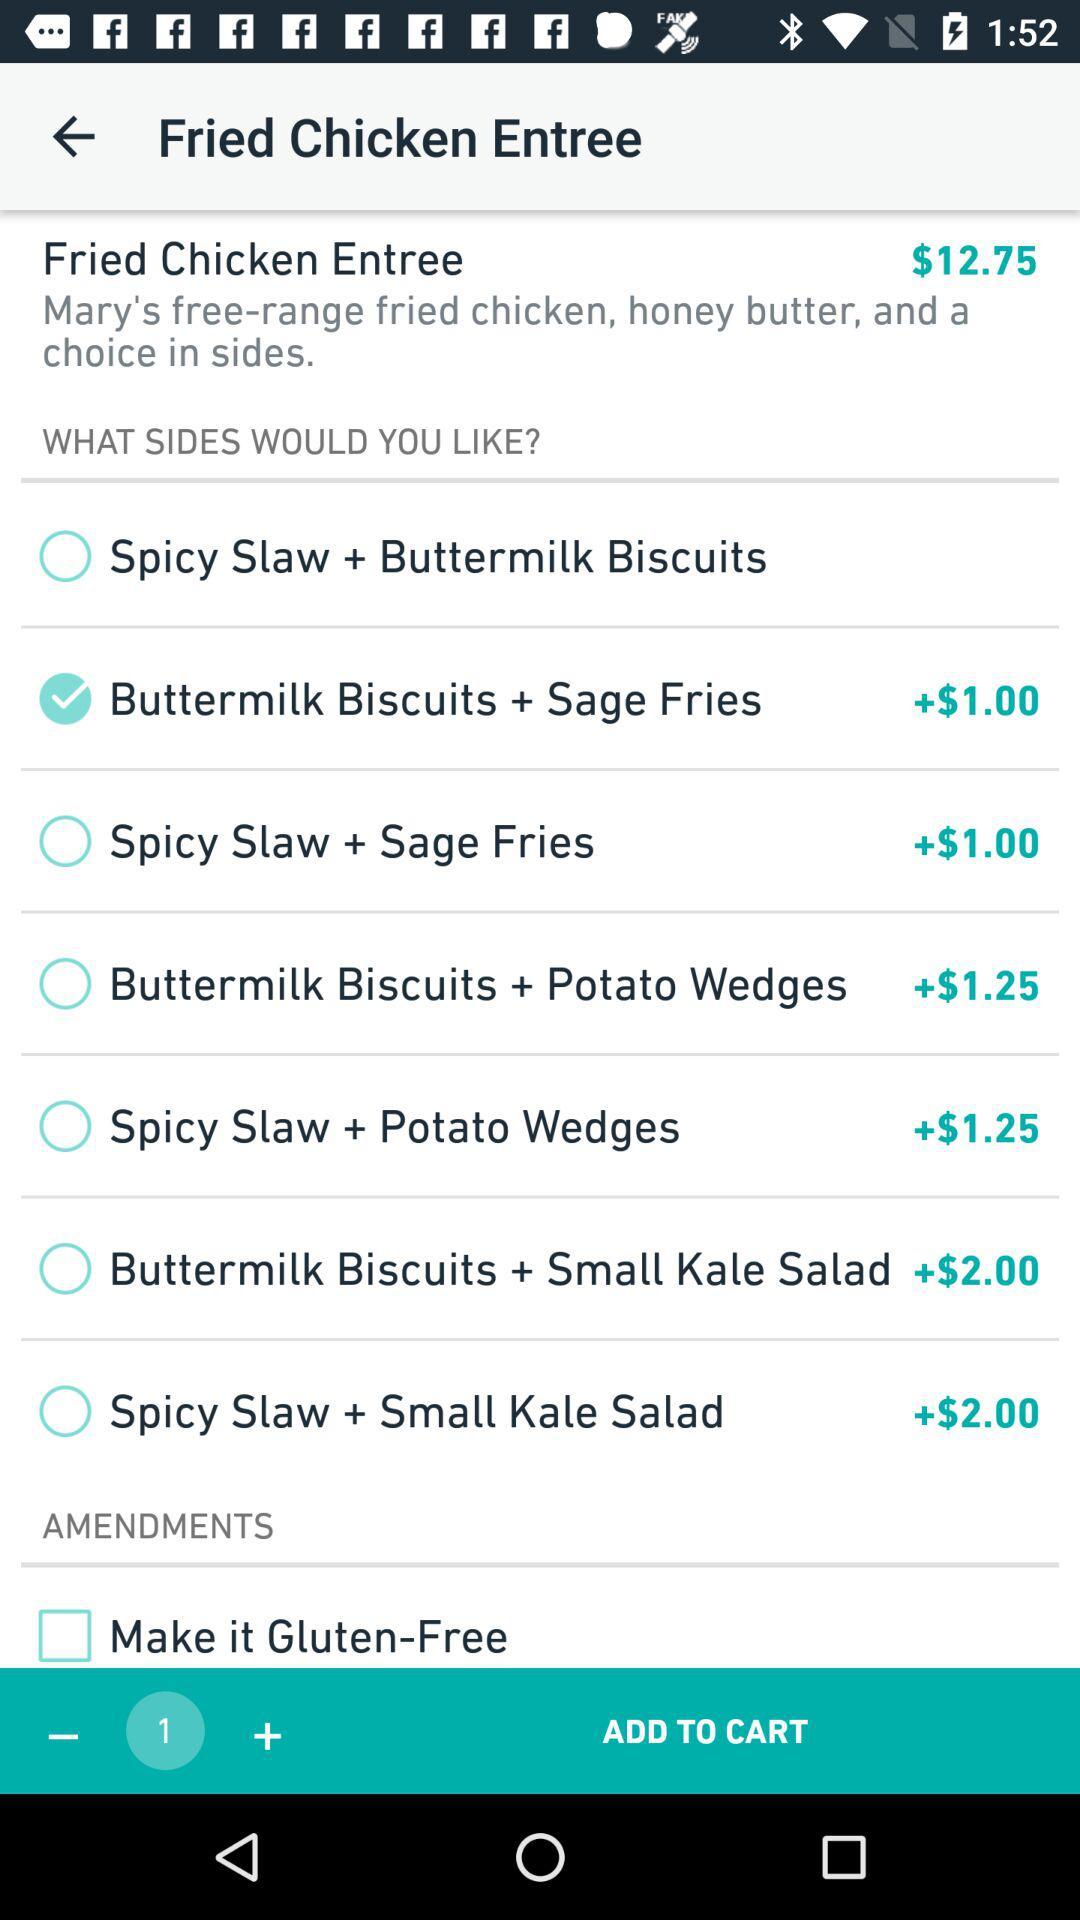 Image resolution: width=1080 pixels, height=1920 pixels. I want to click on icon next to the 1 app, so click(61, 1730).